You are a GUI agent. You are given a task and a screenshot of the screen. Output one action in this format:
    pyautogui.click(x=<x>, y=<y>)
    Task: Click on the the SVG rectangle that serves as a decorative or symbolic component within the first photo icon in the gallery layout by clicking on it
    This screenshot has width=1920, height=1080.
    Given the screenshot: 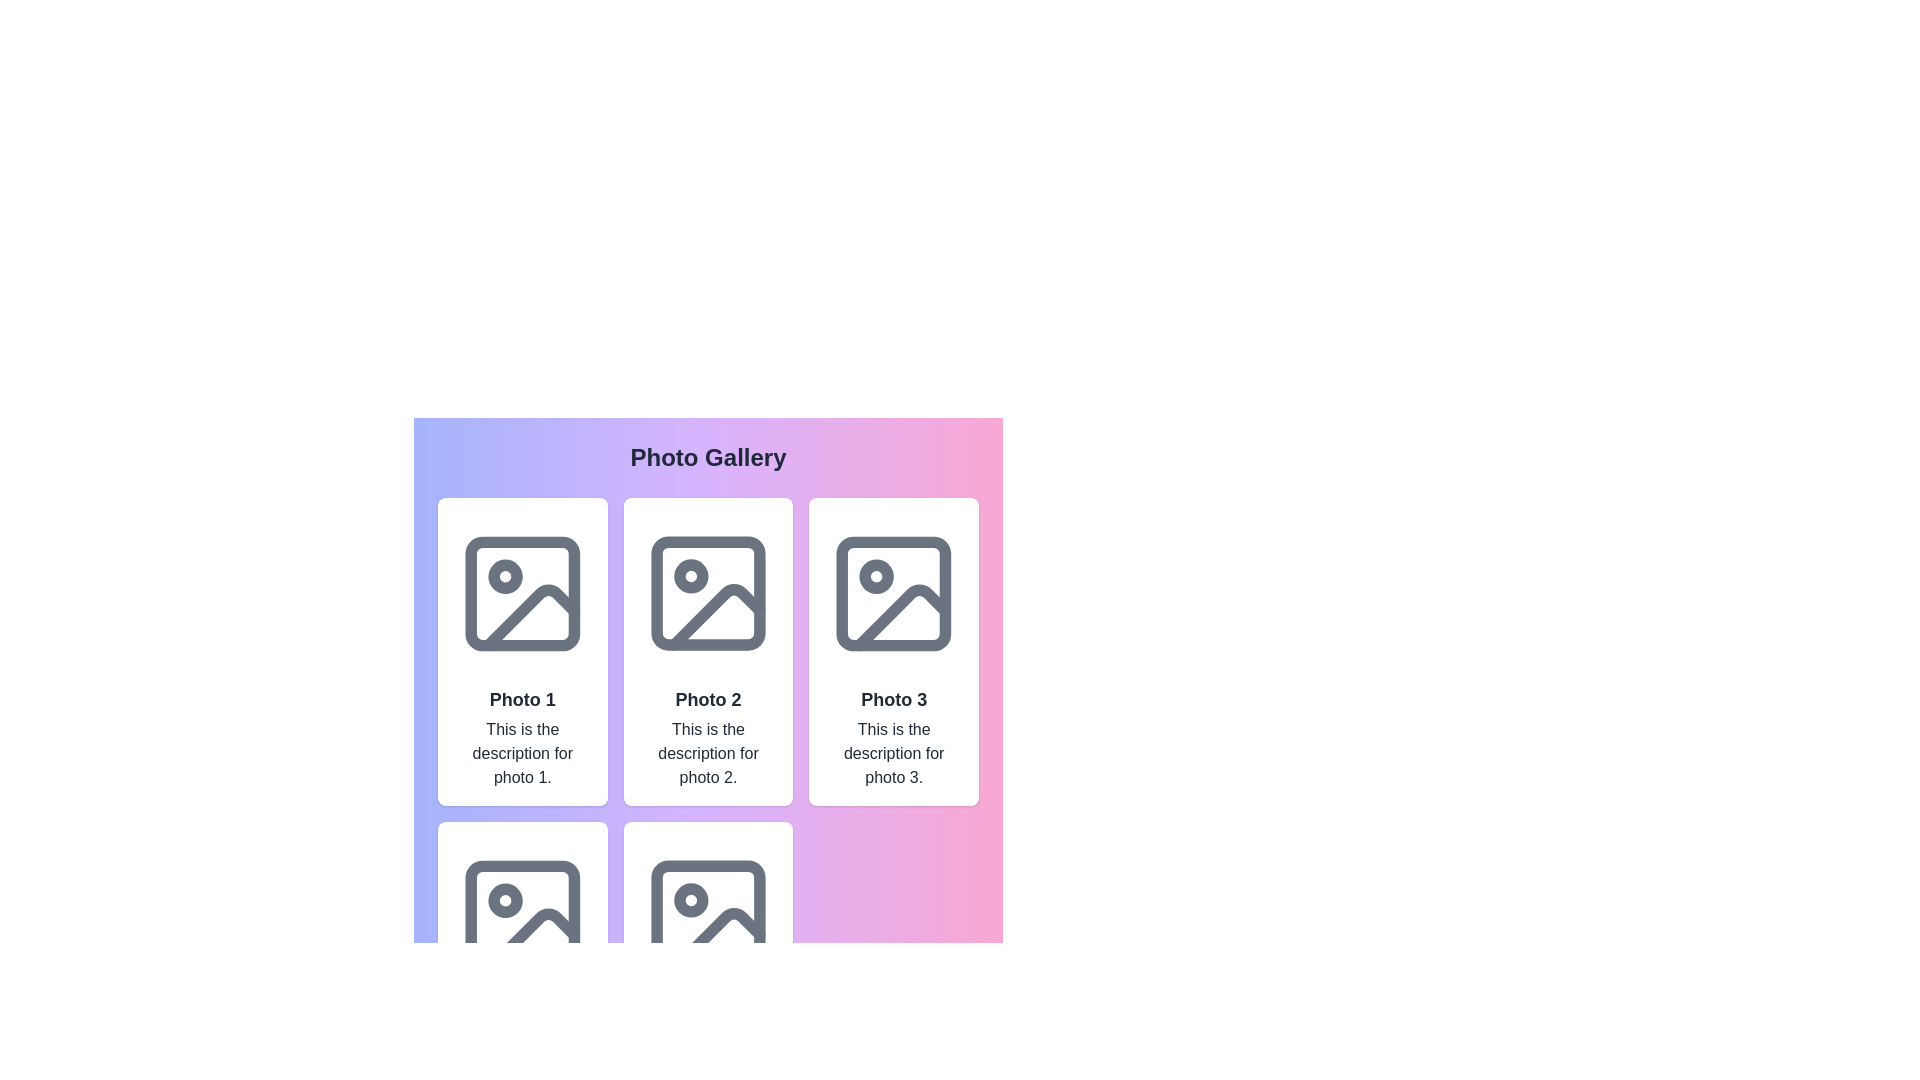 What is the action you would take?
    pyautogui.click(x=522, y=593)
    